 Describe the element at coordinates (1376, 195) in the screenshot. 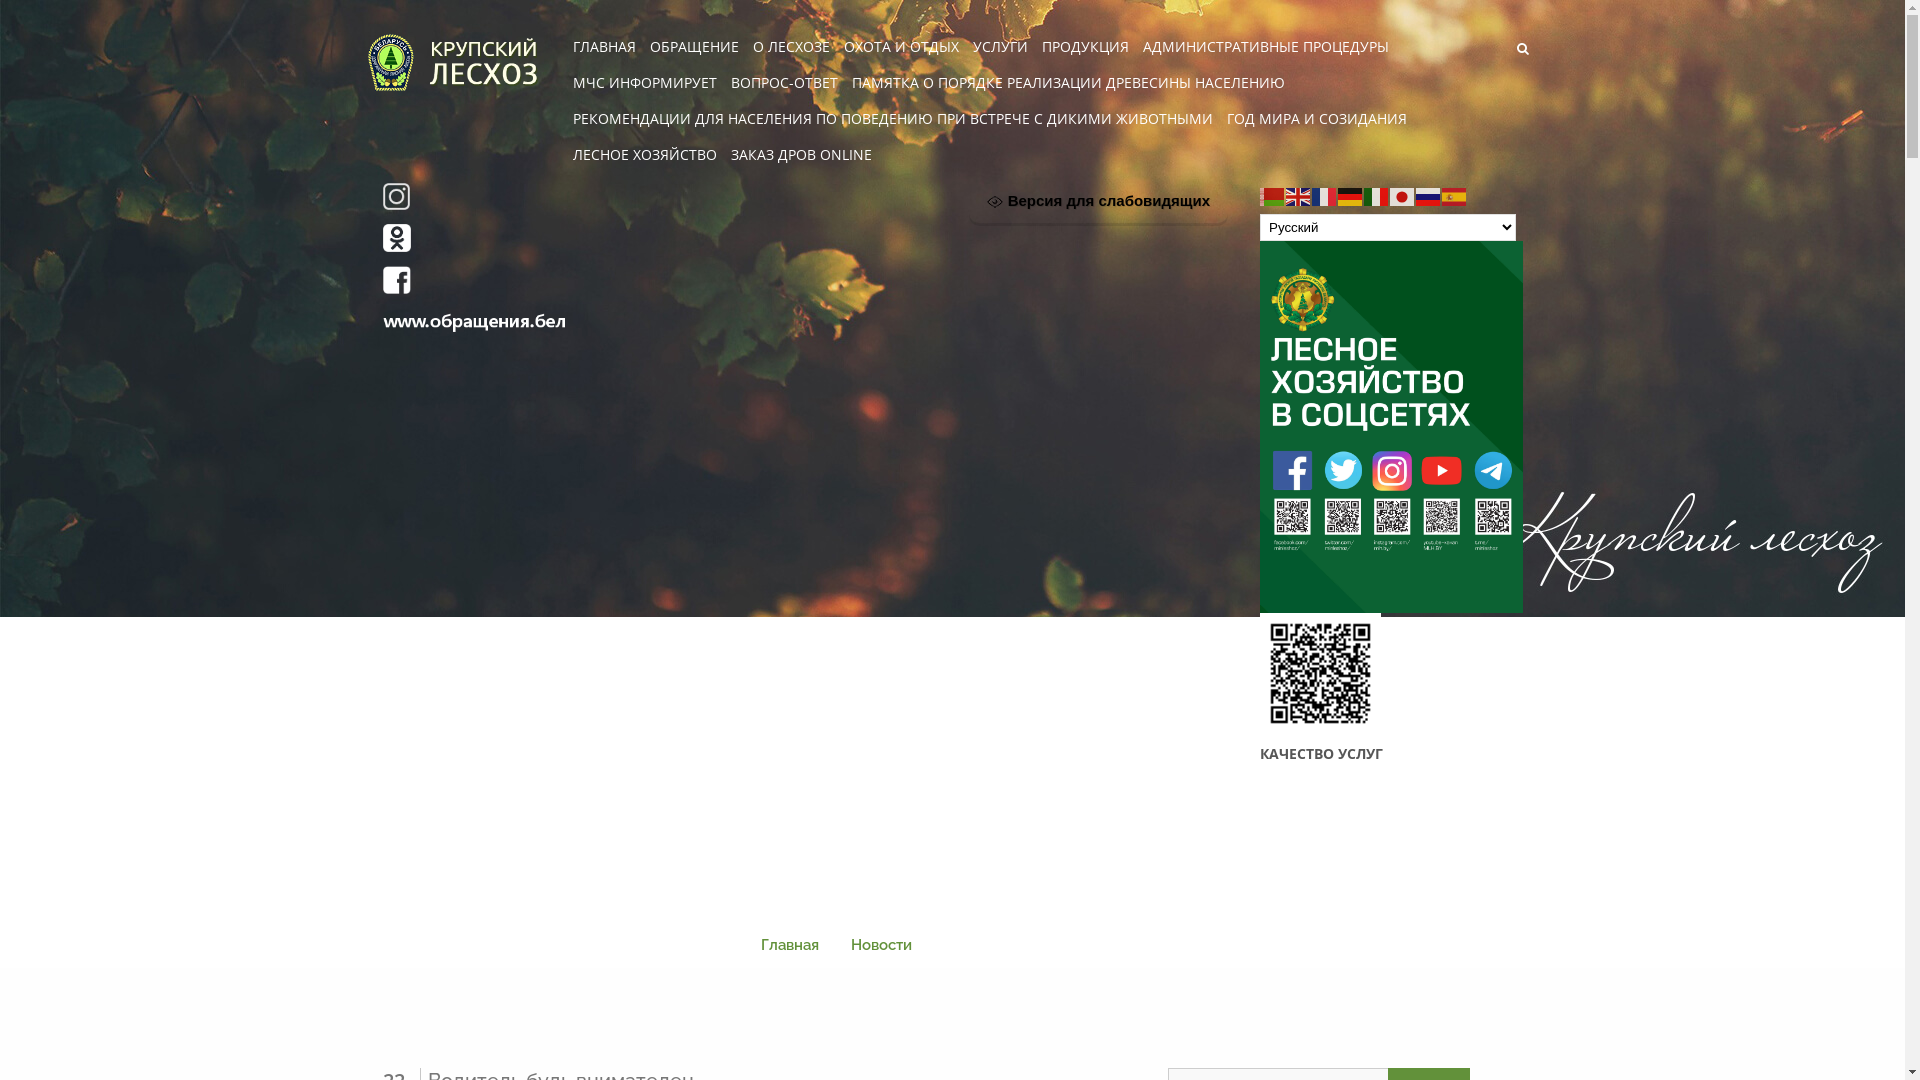

I see `'Italiano'` at that location.